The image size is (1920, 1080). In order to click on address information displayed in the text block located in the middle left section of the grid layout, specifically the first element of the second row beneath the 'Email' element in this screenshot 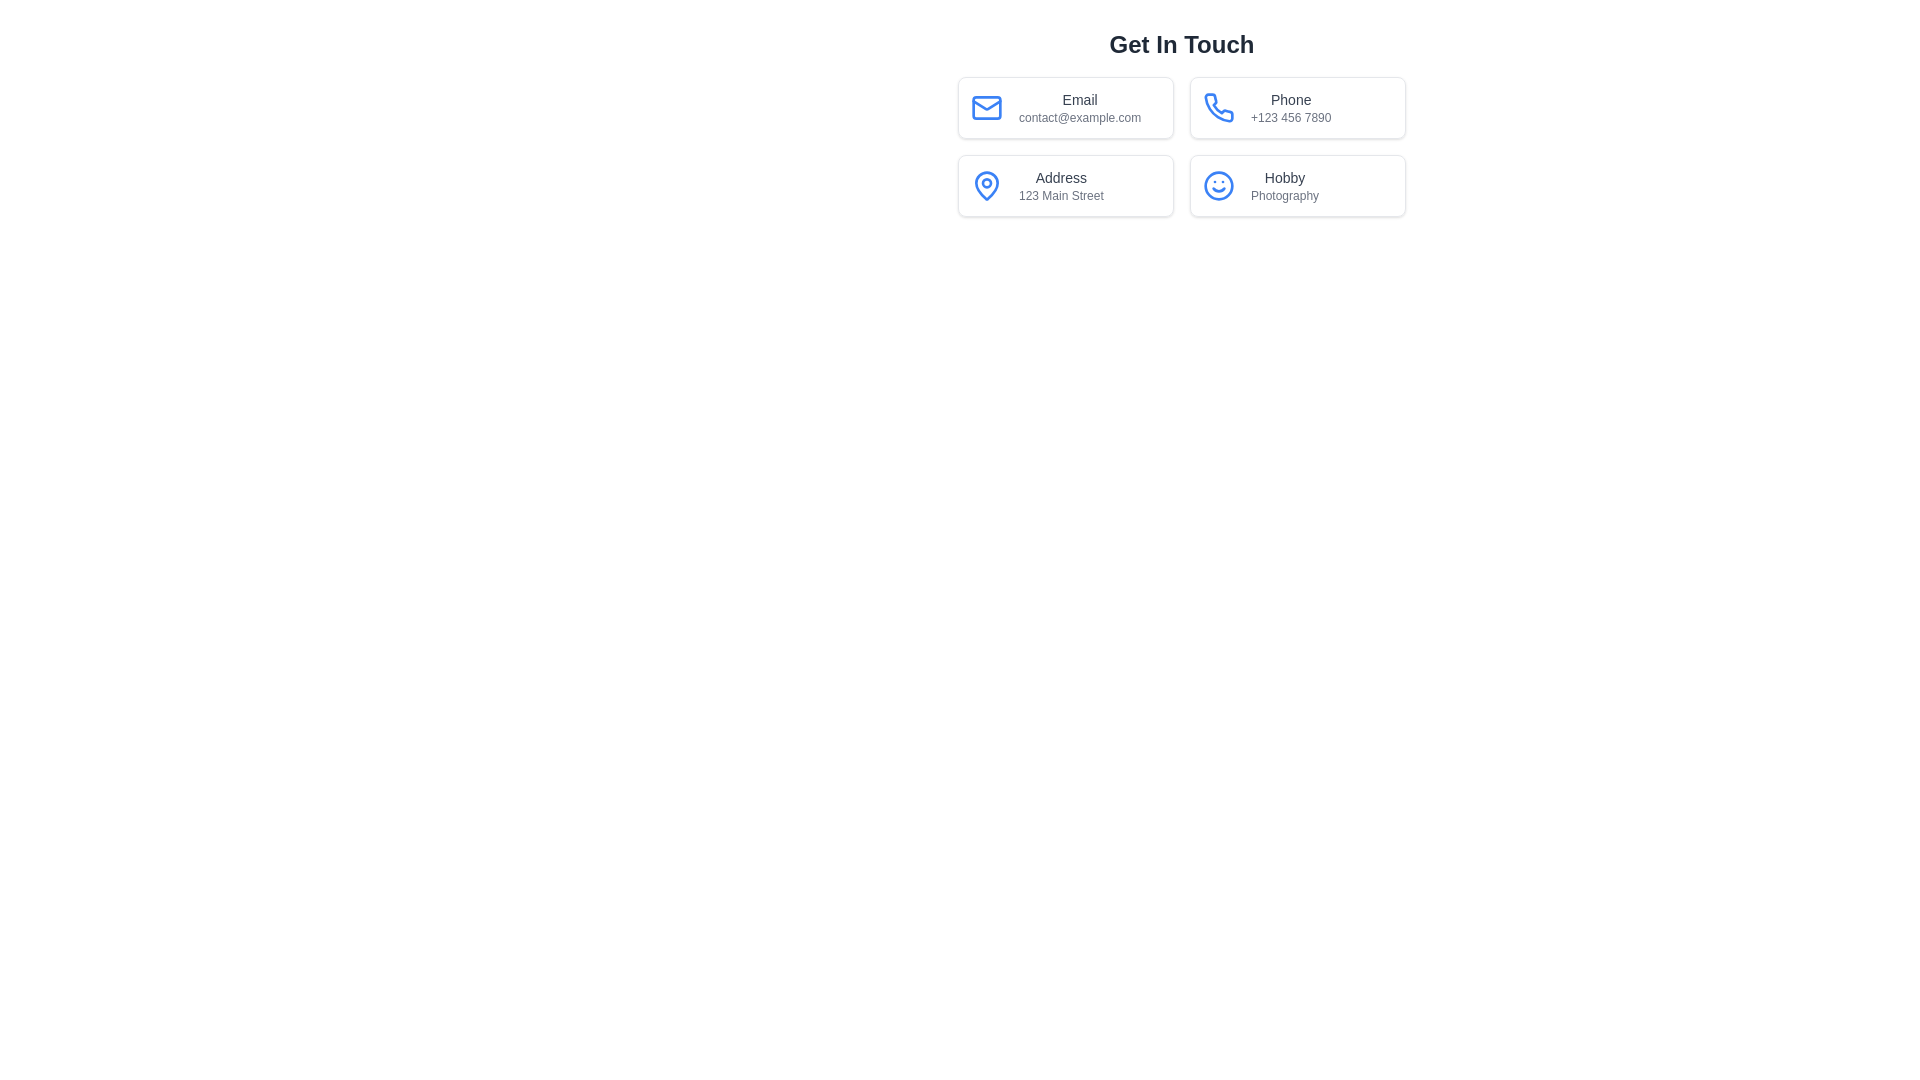, I will do `click(1060, 185)`.